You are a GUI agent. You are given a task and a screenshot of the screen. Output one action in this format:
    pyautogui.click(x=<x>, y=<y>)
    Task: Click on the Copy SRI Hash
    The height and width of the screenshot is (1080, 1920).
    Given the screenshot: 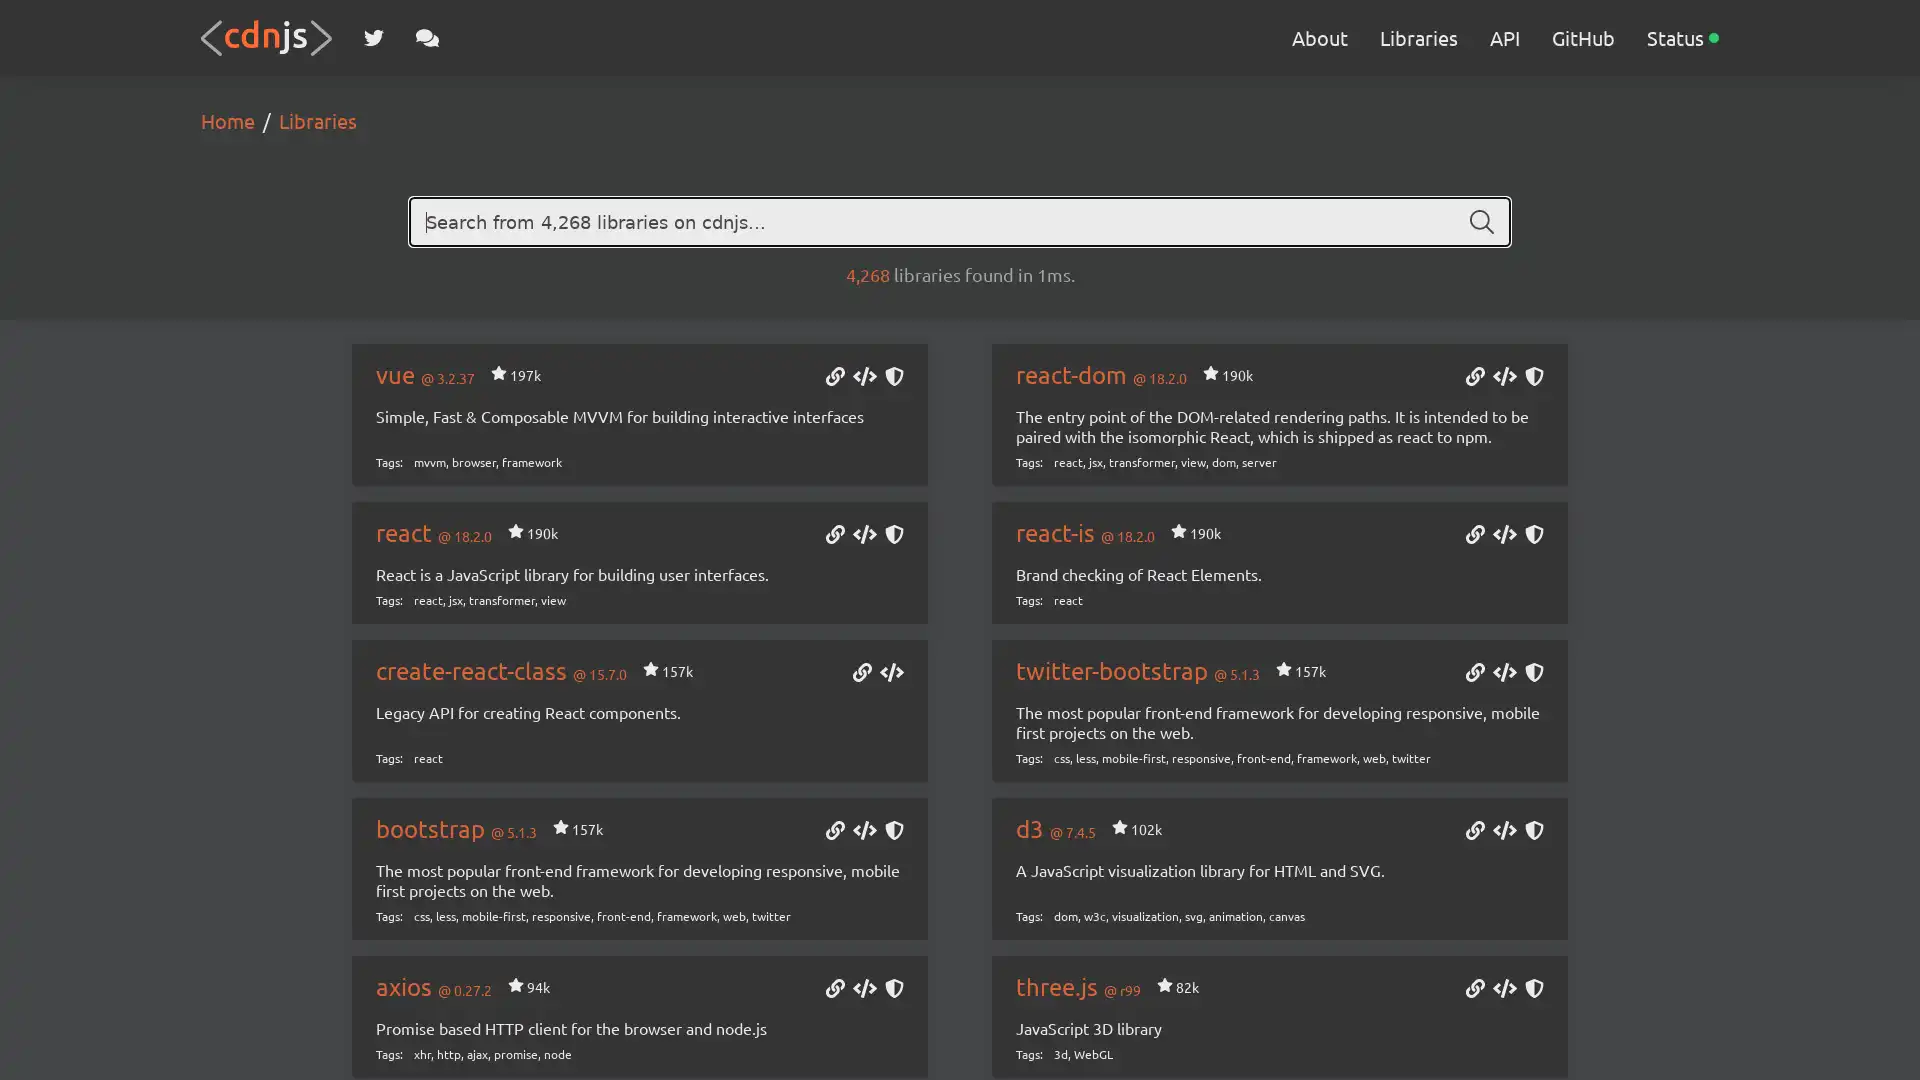 What is the action you would take?
    pyautogui.click(x=1533, y=378)
    